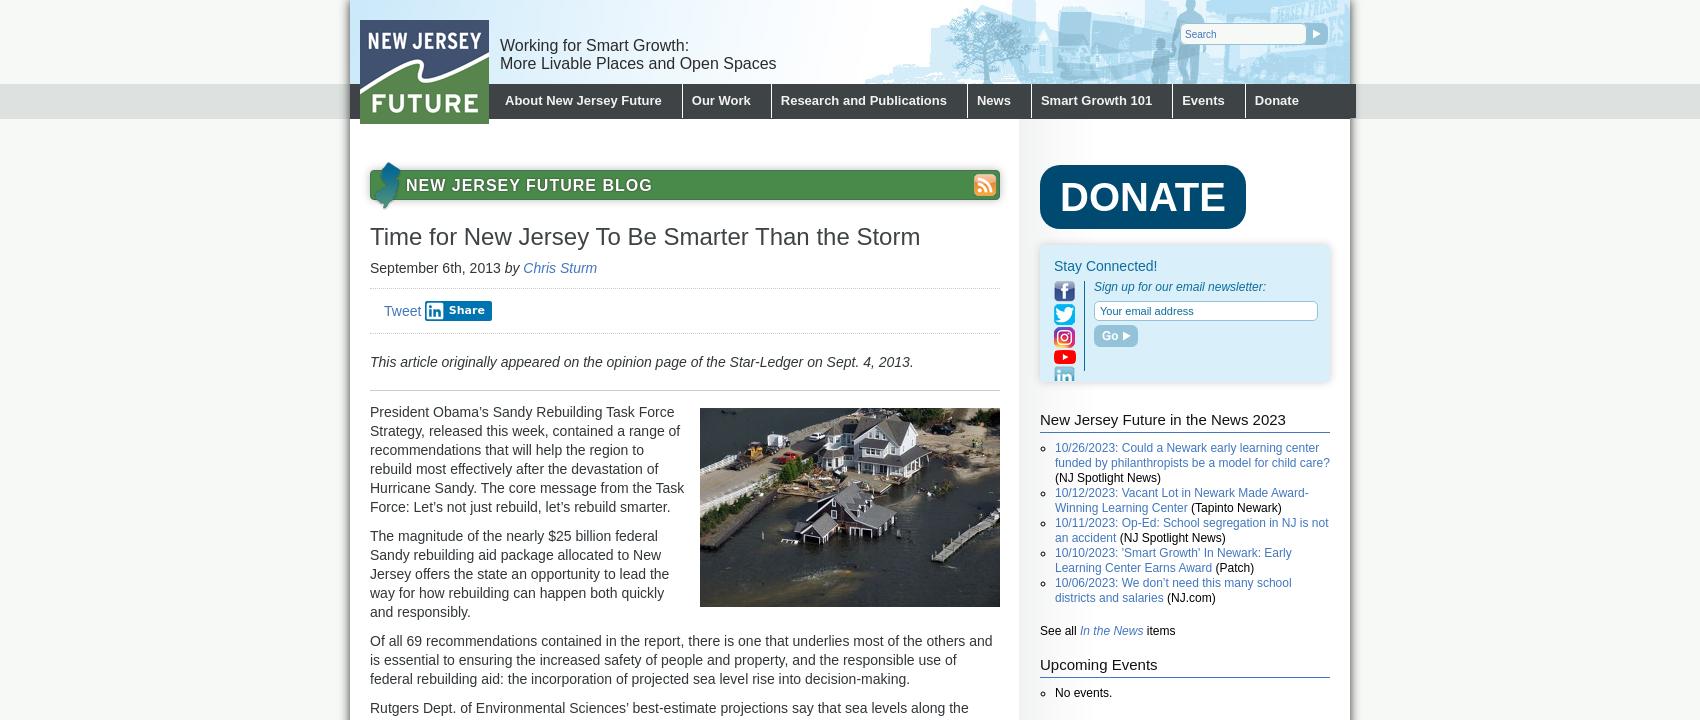 This screenshot has width=1700, height=720. Describe the element at coordinates (499, 45) in the screenshot. I see `'Working for Smart Growth:'` at that location.